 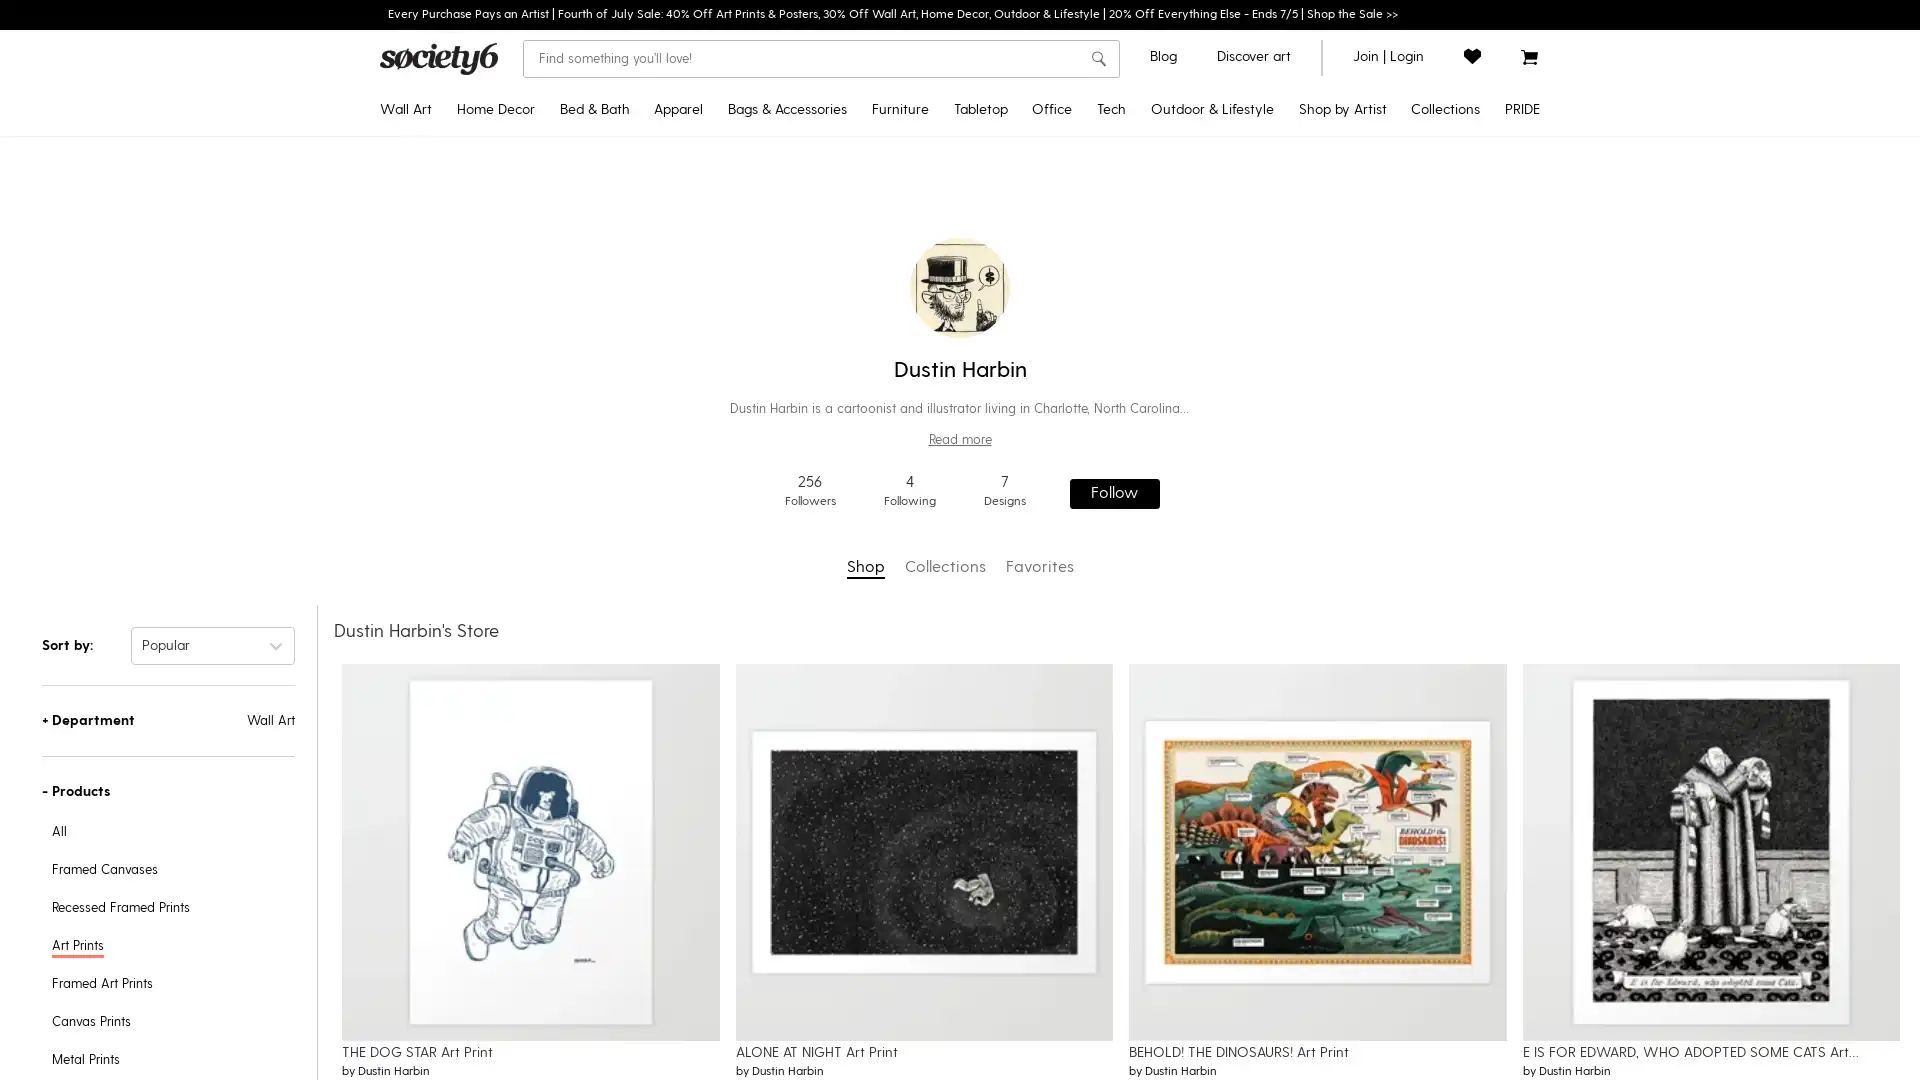 What do you see at coordinates (470, 385) in the screenshot?
I see `Floating Acrylic Prints` at bounding box center [470, 385].